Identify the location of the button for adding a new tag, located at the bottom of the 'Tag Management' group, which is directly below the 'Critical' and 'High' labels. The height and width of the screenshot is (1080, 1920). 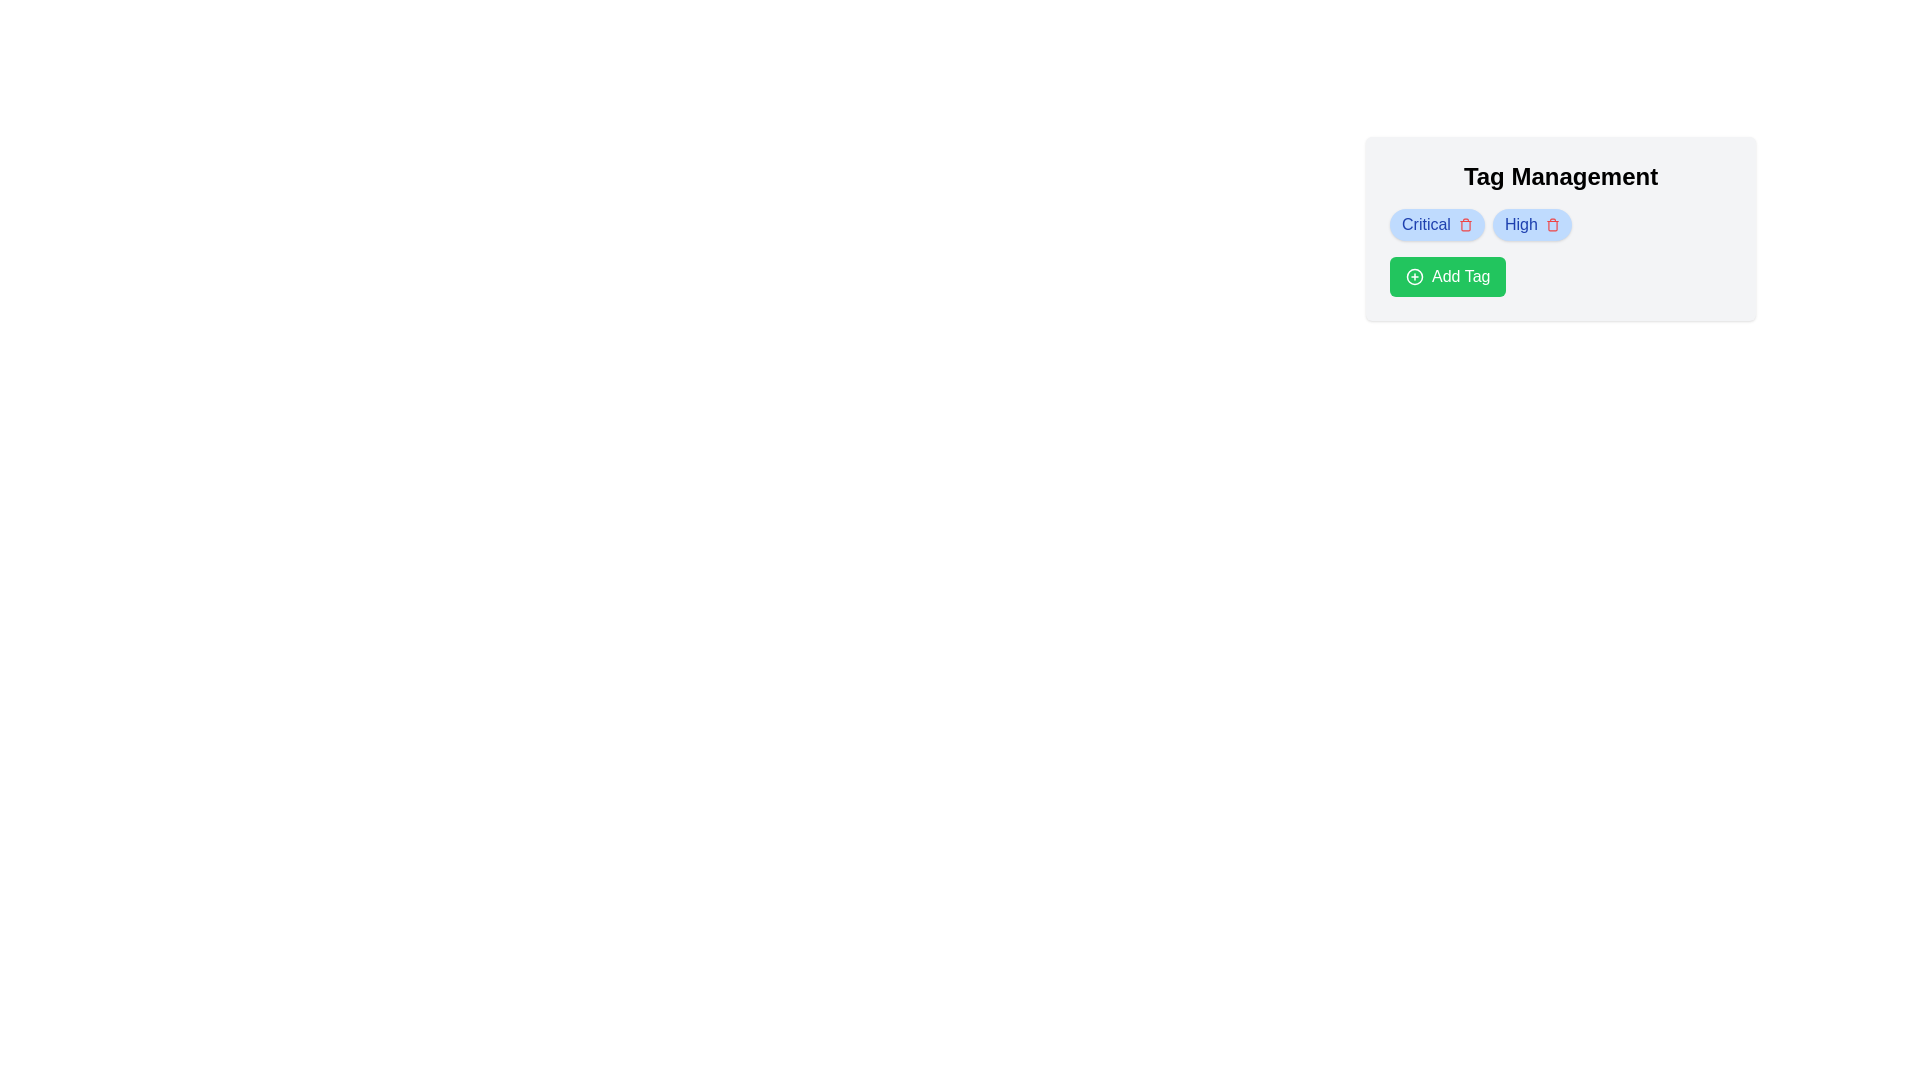
(1448, 277).